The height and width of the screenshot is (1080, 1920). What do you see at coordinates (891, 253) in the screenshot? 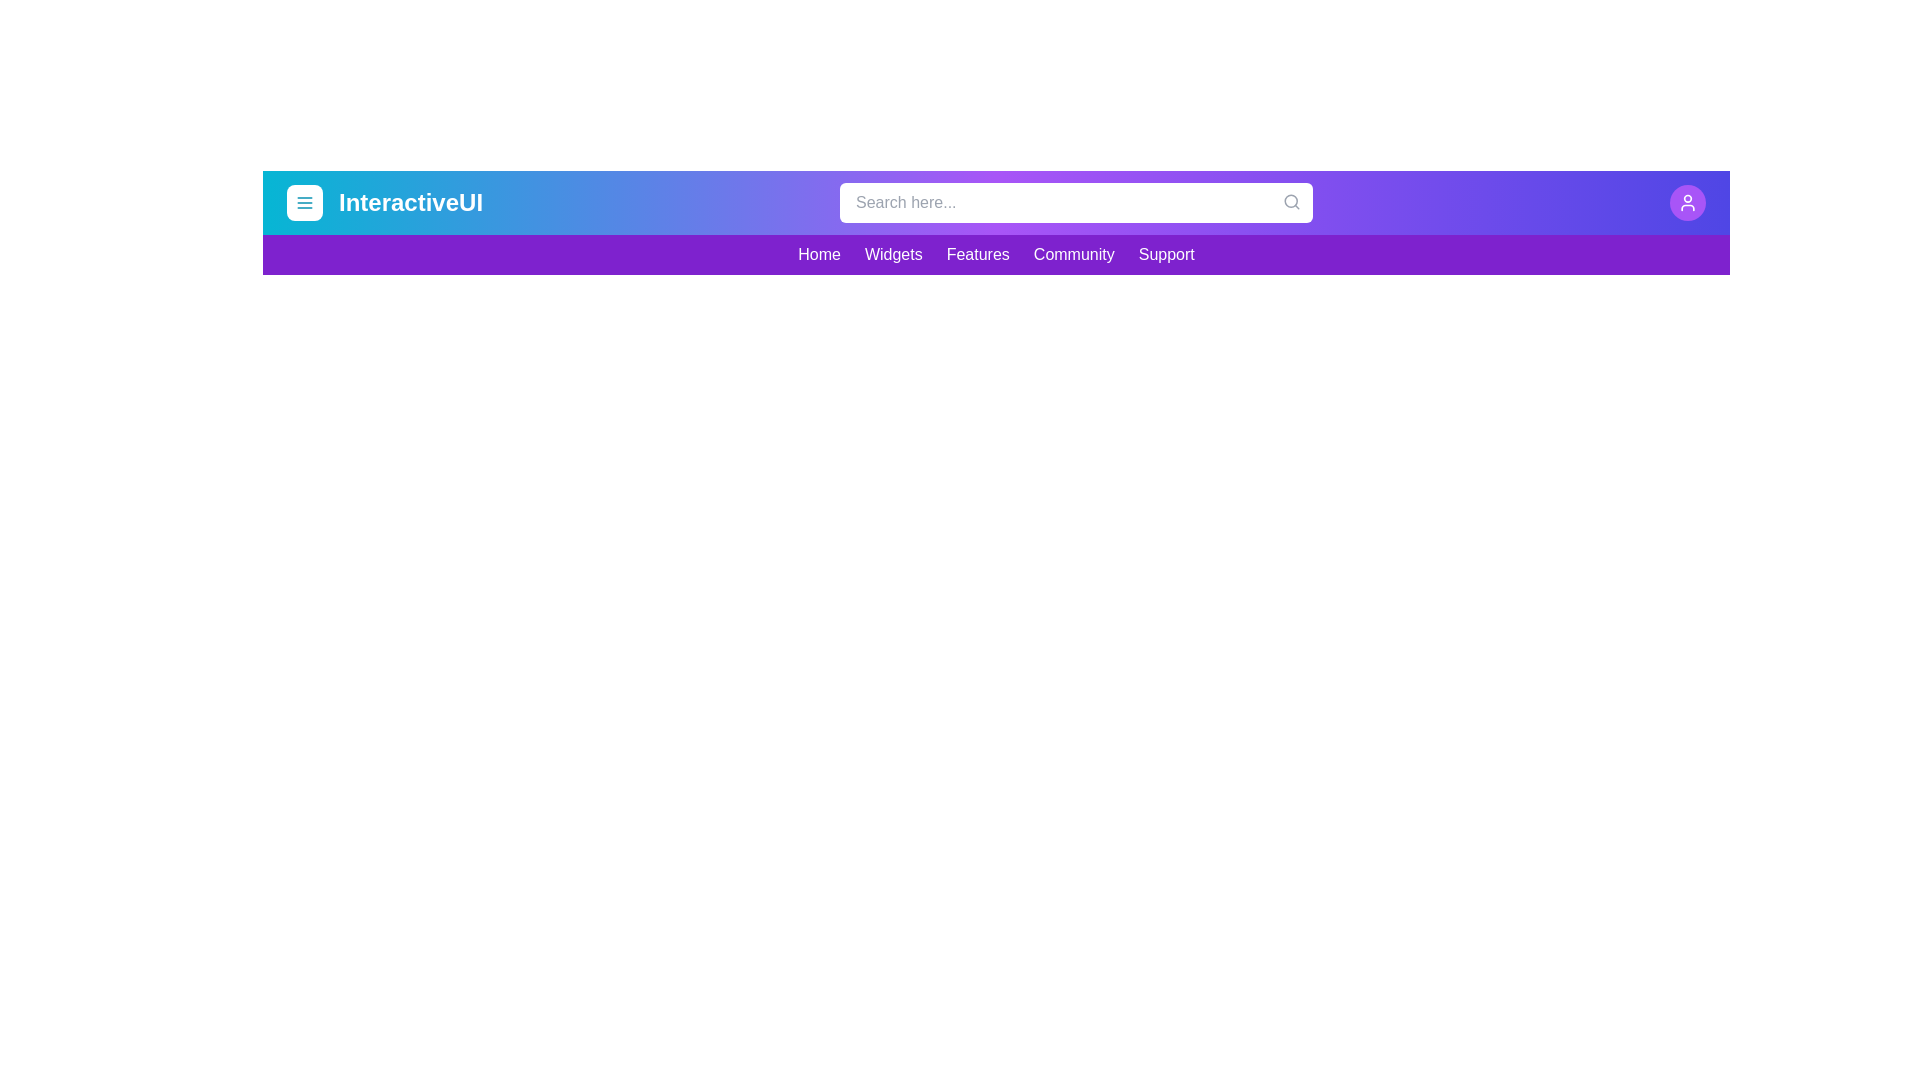
I see `the navigation link labeled Widgets` at bounding box center [891, 253].